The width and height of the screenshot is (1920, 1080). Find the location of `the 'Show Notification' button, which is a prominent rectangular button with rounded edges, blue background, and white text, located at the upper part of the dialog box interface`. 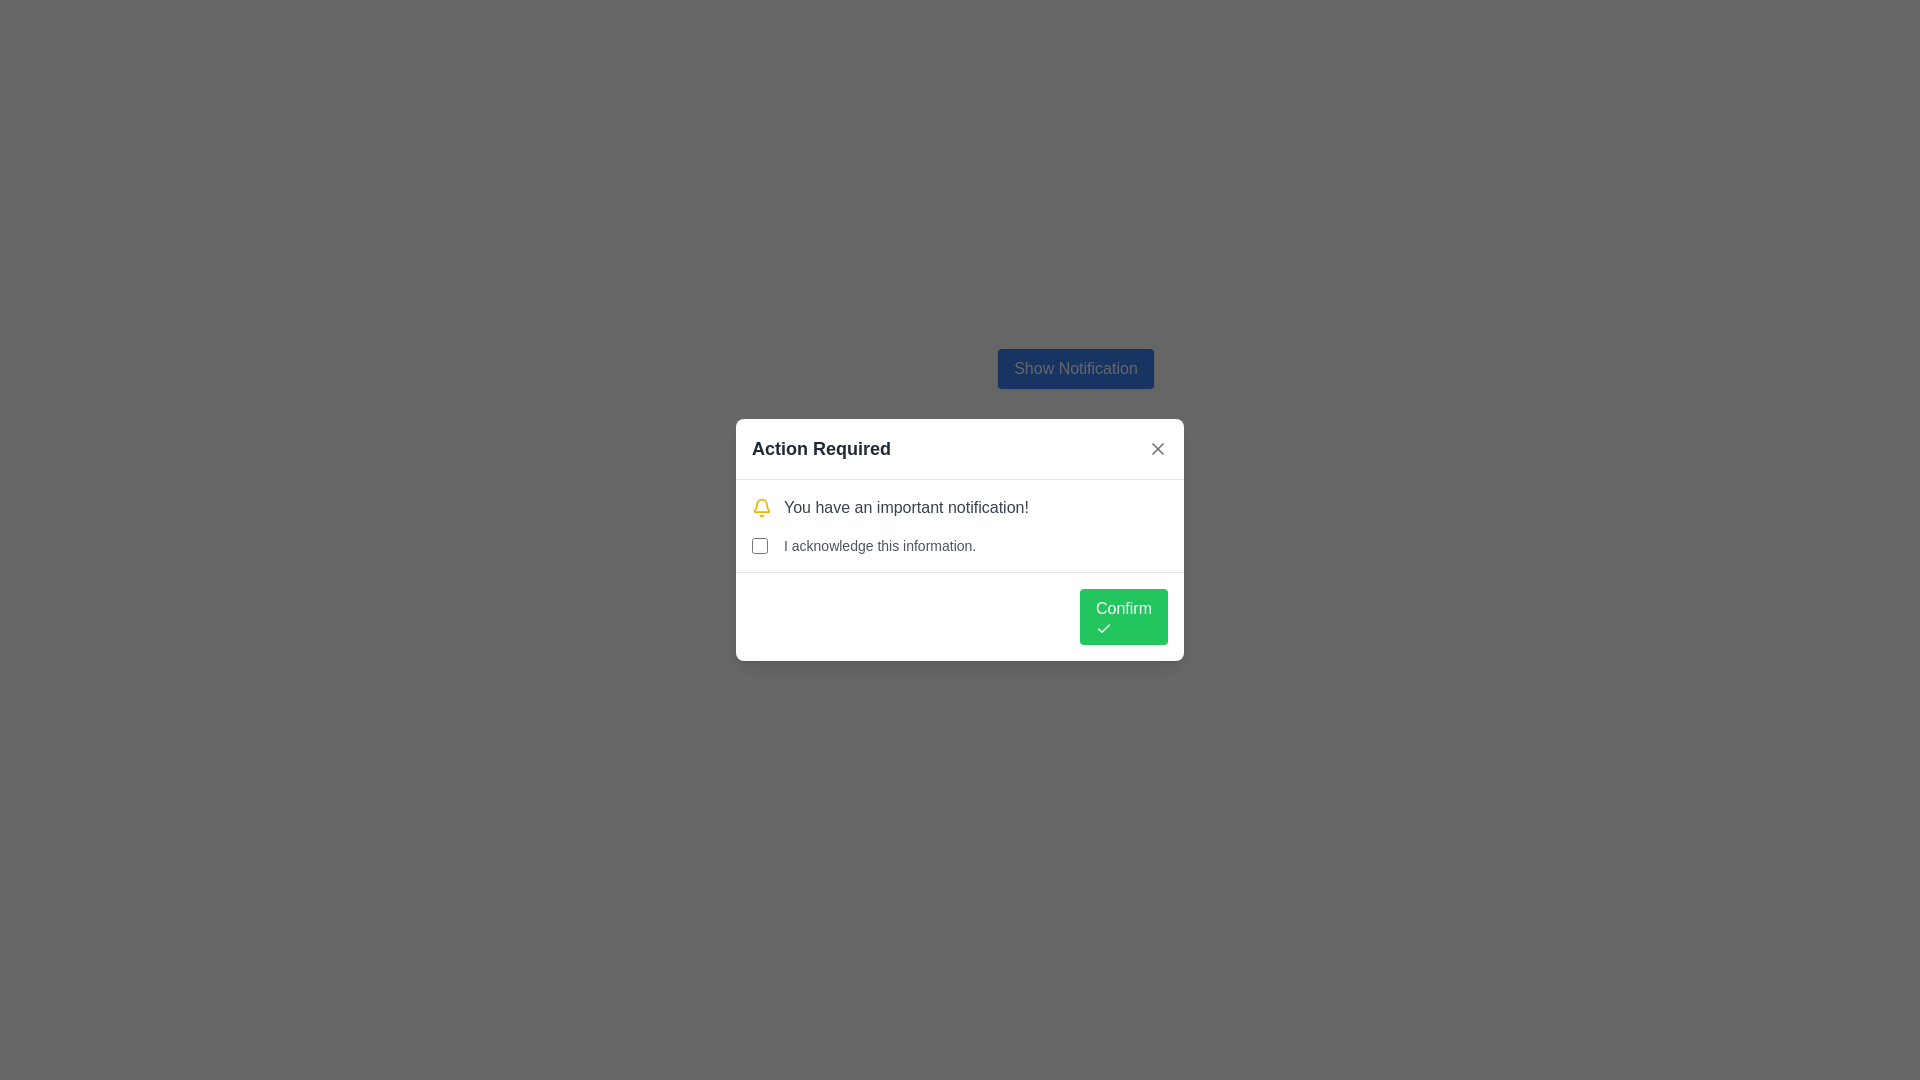

the 'Show Notification' button, which is a prominent rectangular button with rounded edges, blue background, and white text, located at the upper part of the dialog box interface is located at coordinates (1074, 369).